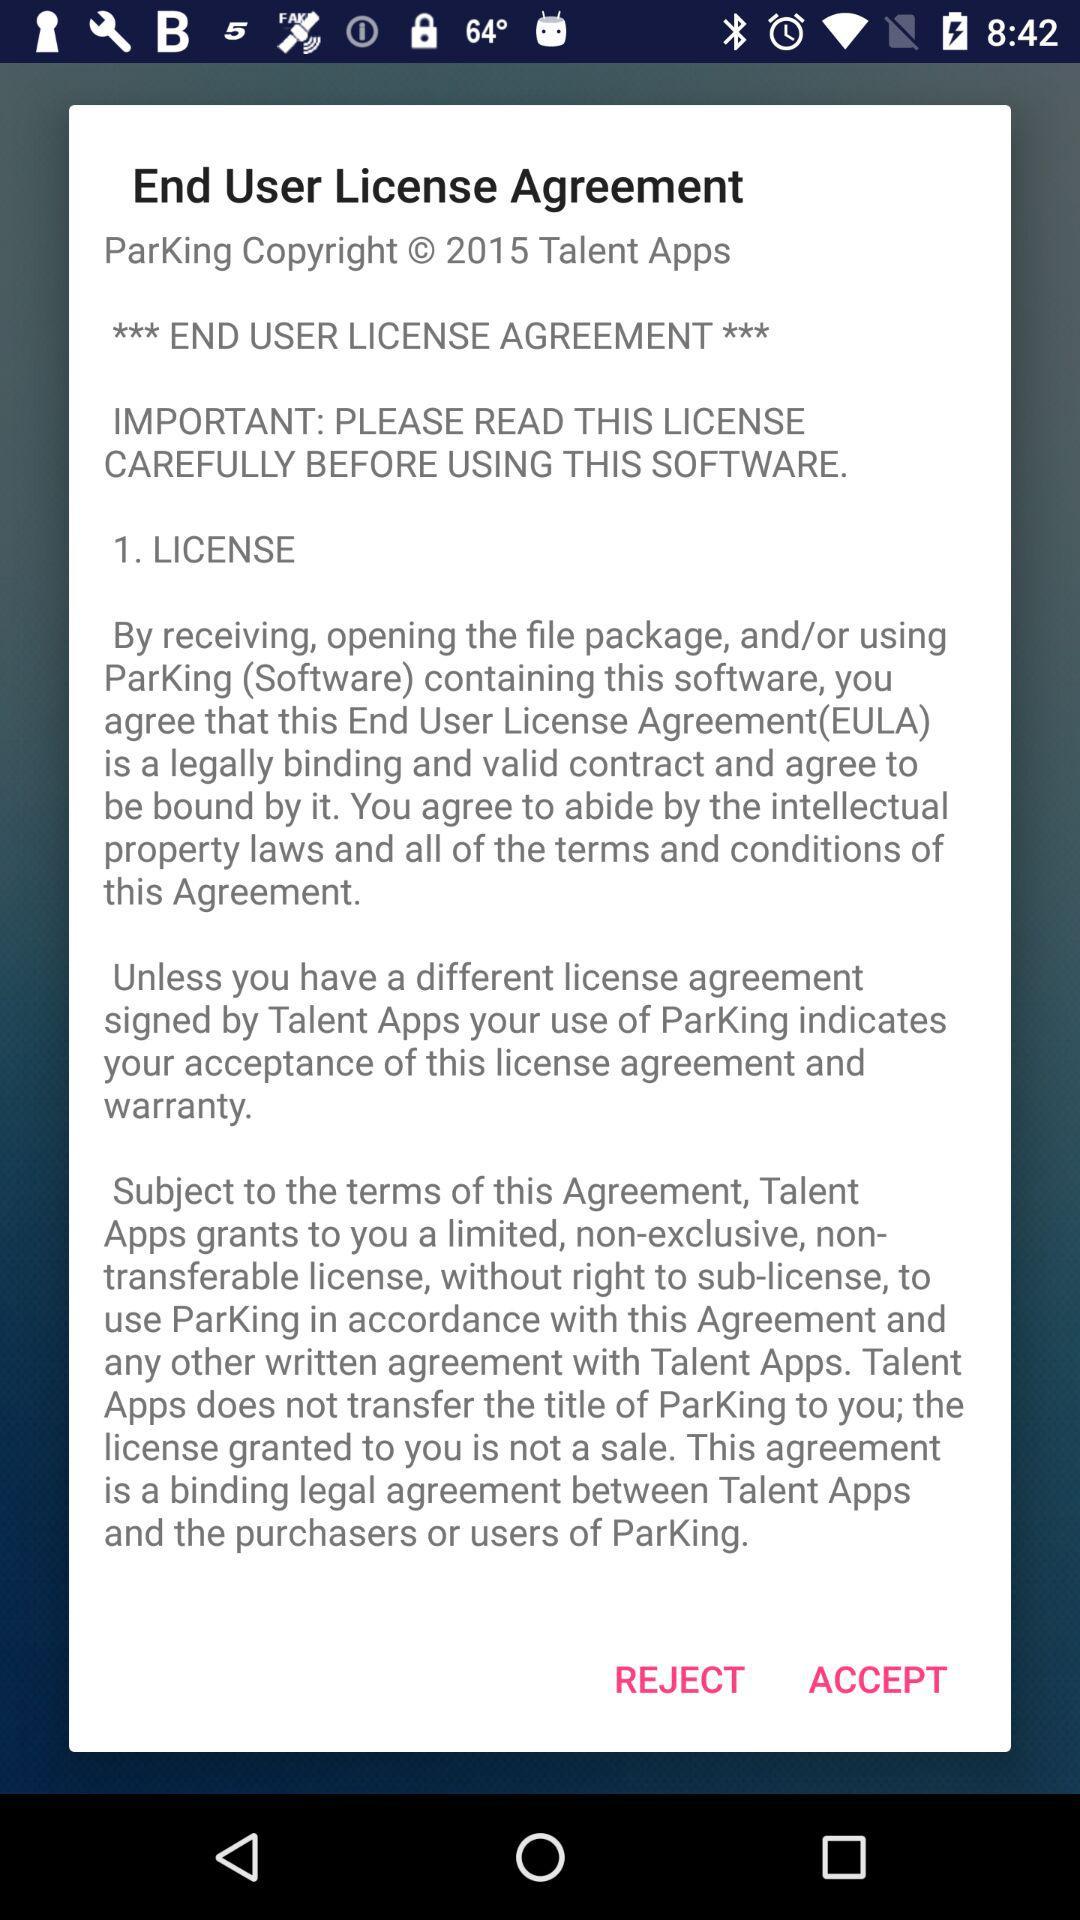 The height and width of the screenshot is (1920, 1080). I want to click on the accept, so click(877, 1678).